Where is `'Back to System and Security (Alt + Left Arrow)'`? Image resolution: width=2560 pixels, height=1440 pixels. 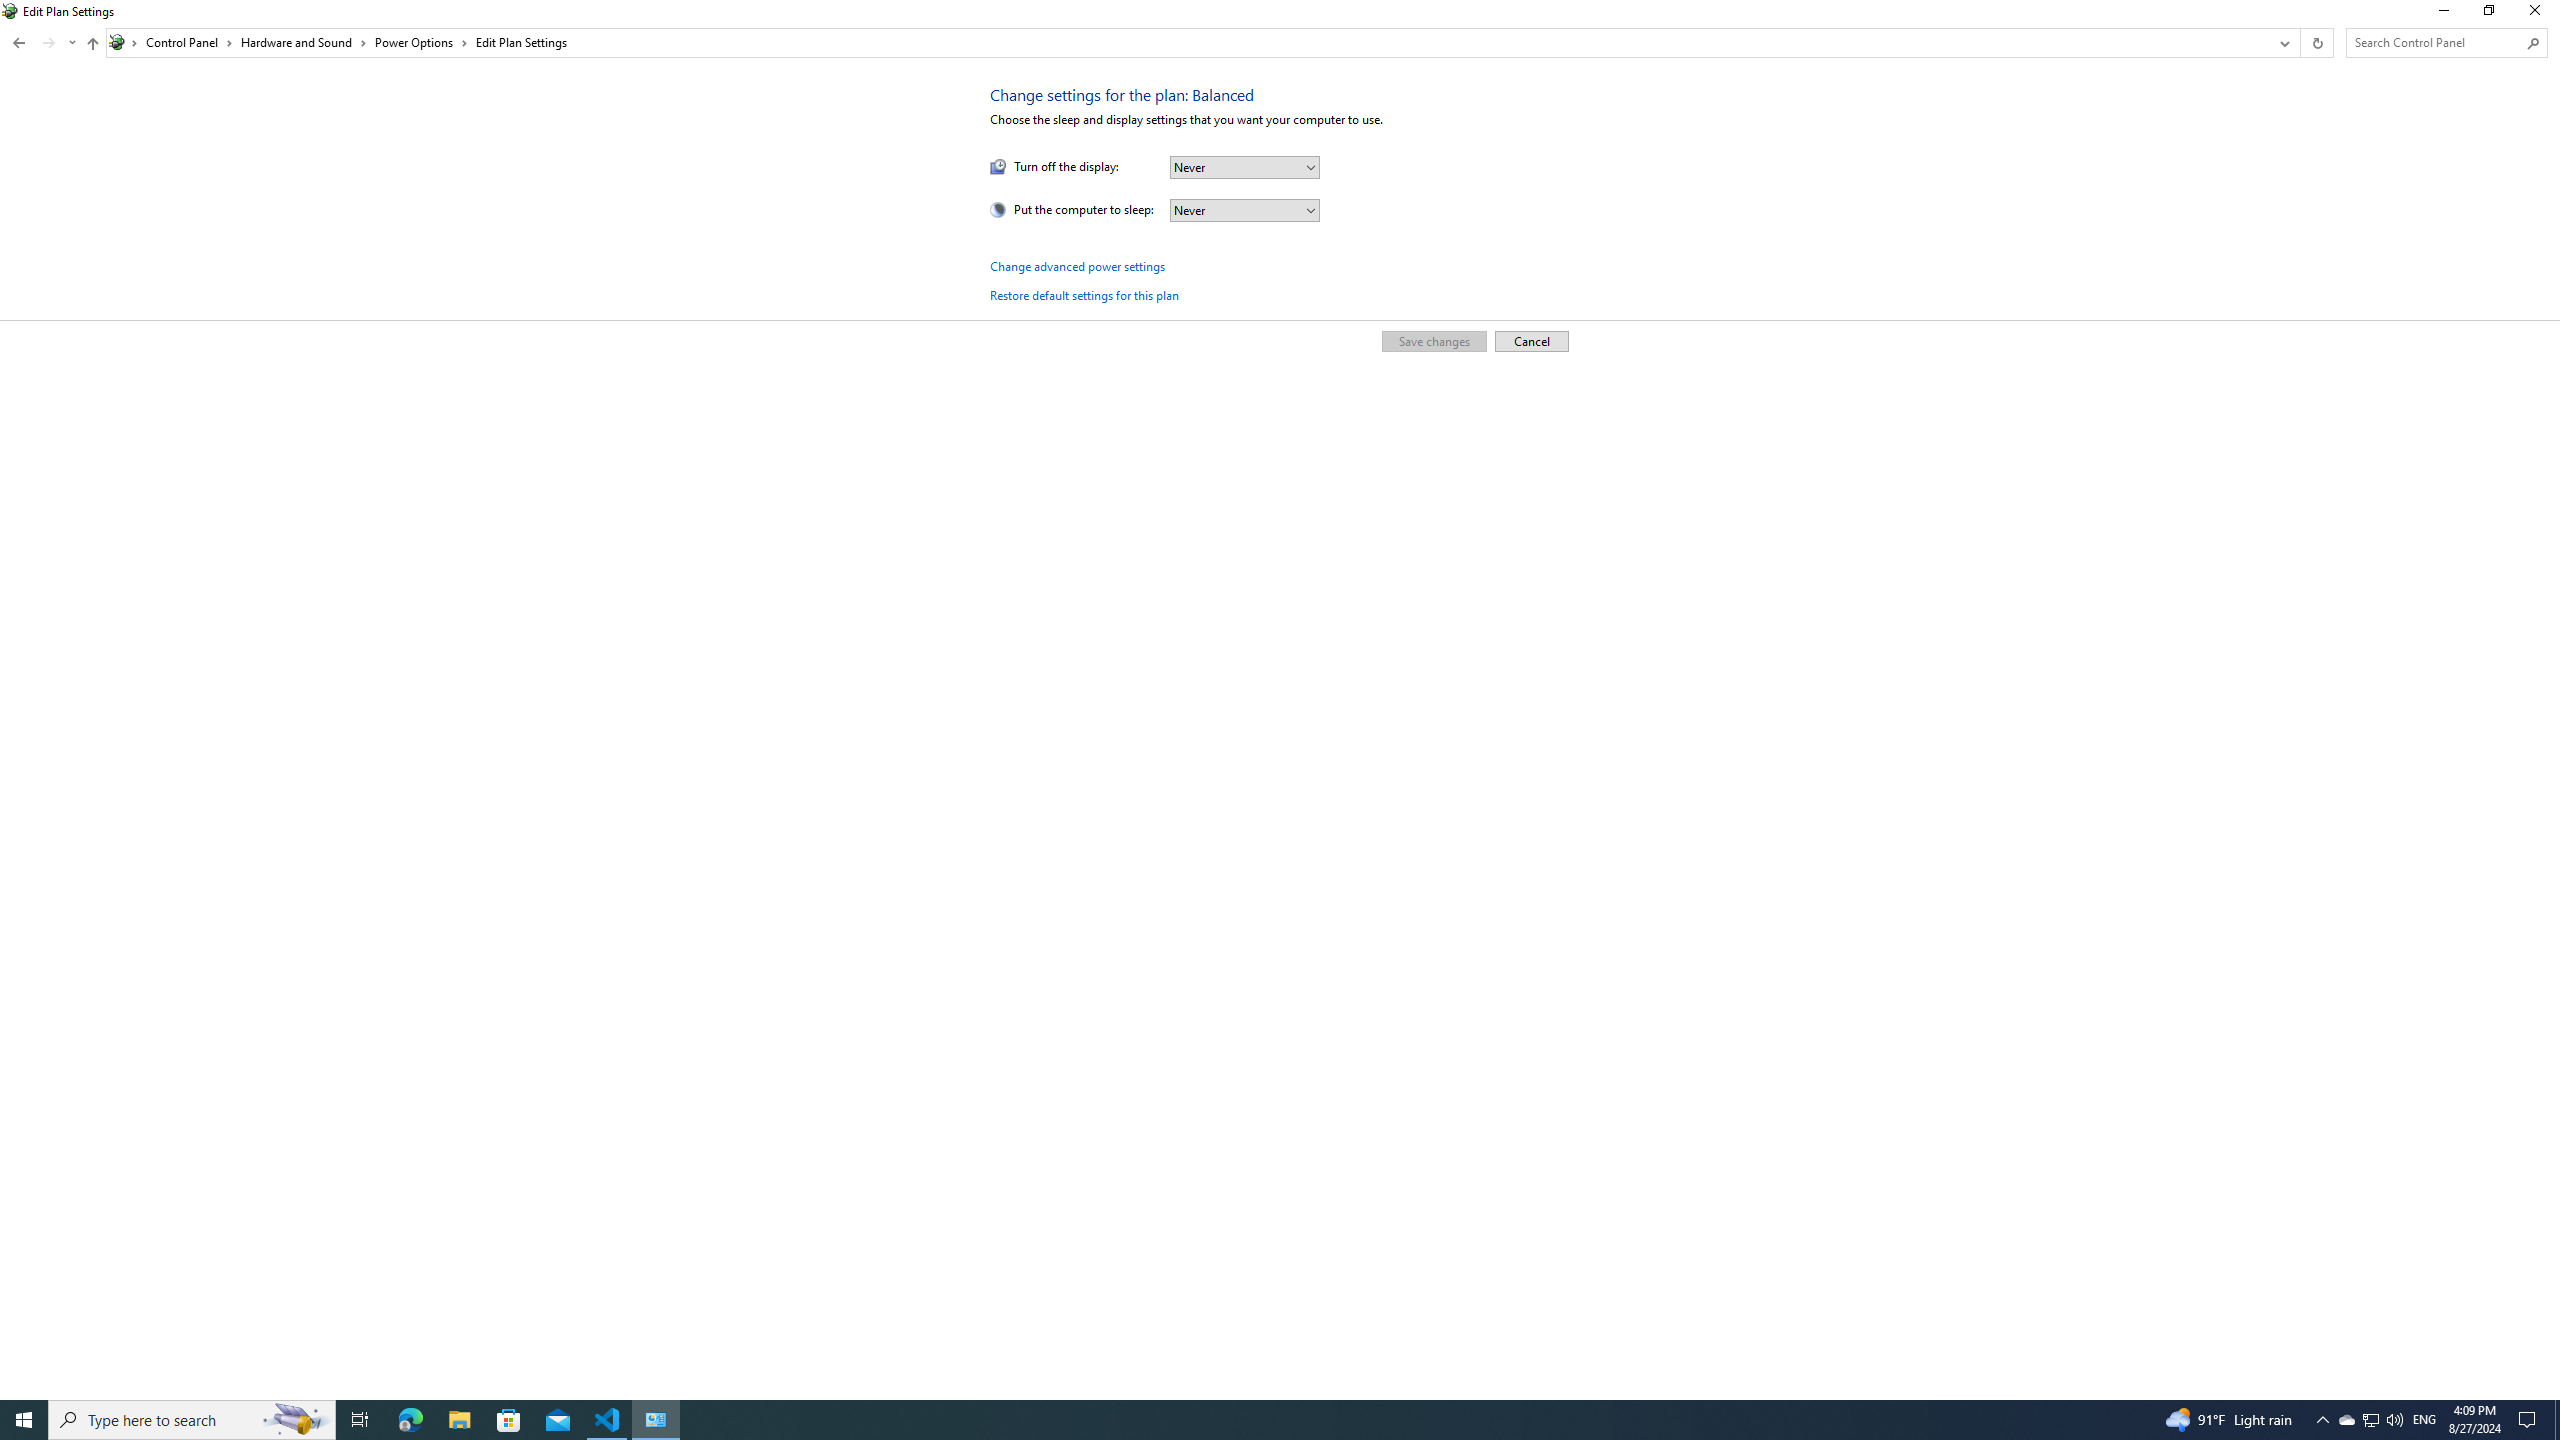 'Back to System and Security (Alt + Left Arrow)' is located at coordinates (19, 42).